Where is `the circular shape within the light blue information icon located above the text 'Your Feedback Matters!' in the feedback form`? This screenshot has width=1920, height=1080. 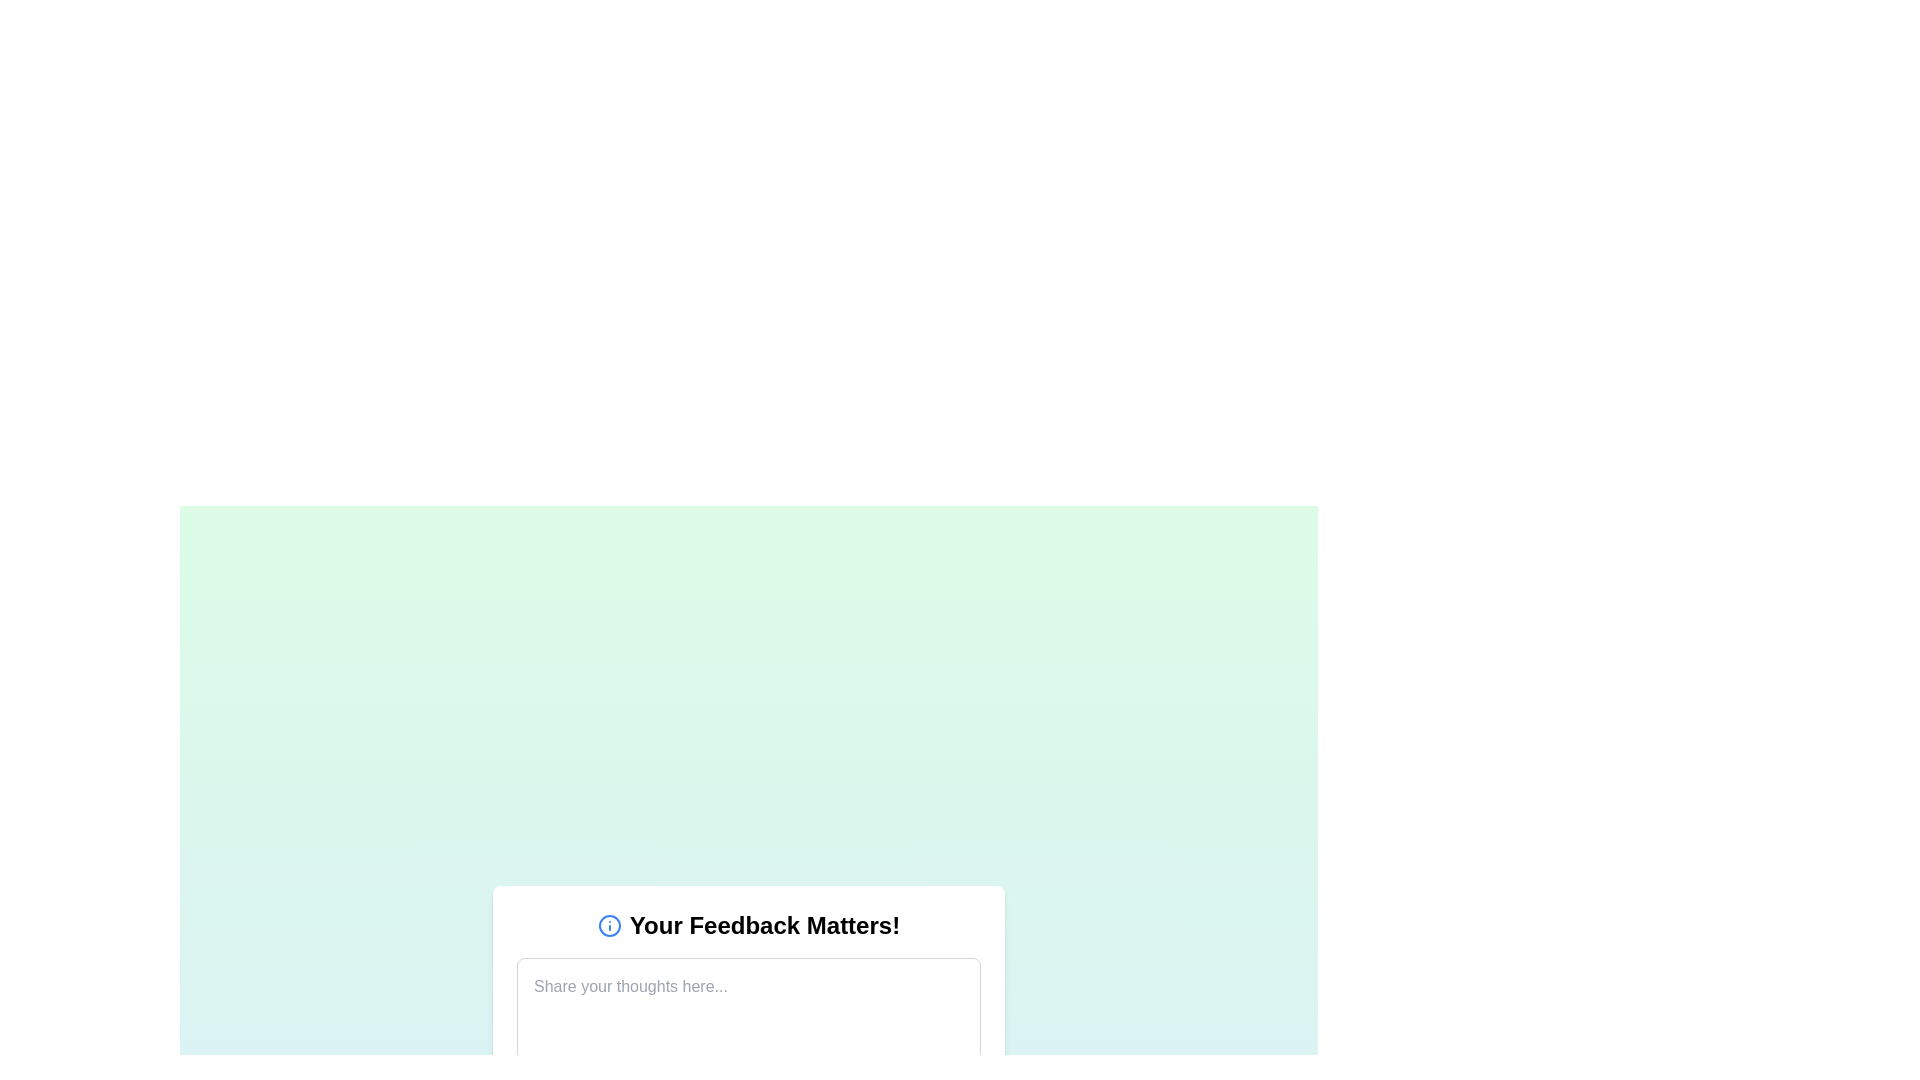
the circular shape within the light blue information icon located above the text 'Your Feedback Matters!' in the feedback form is located at coordinates (608, 925).